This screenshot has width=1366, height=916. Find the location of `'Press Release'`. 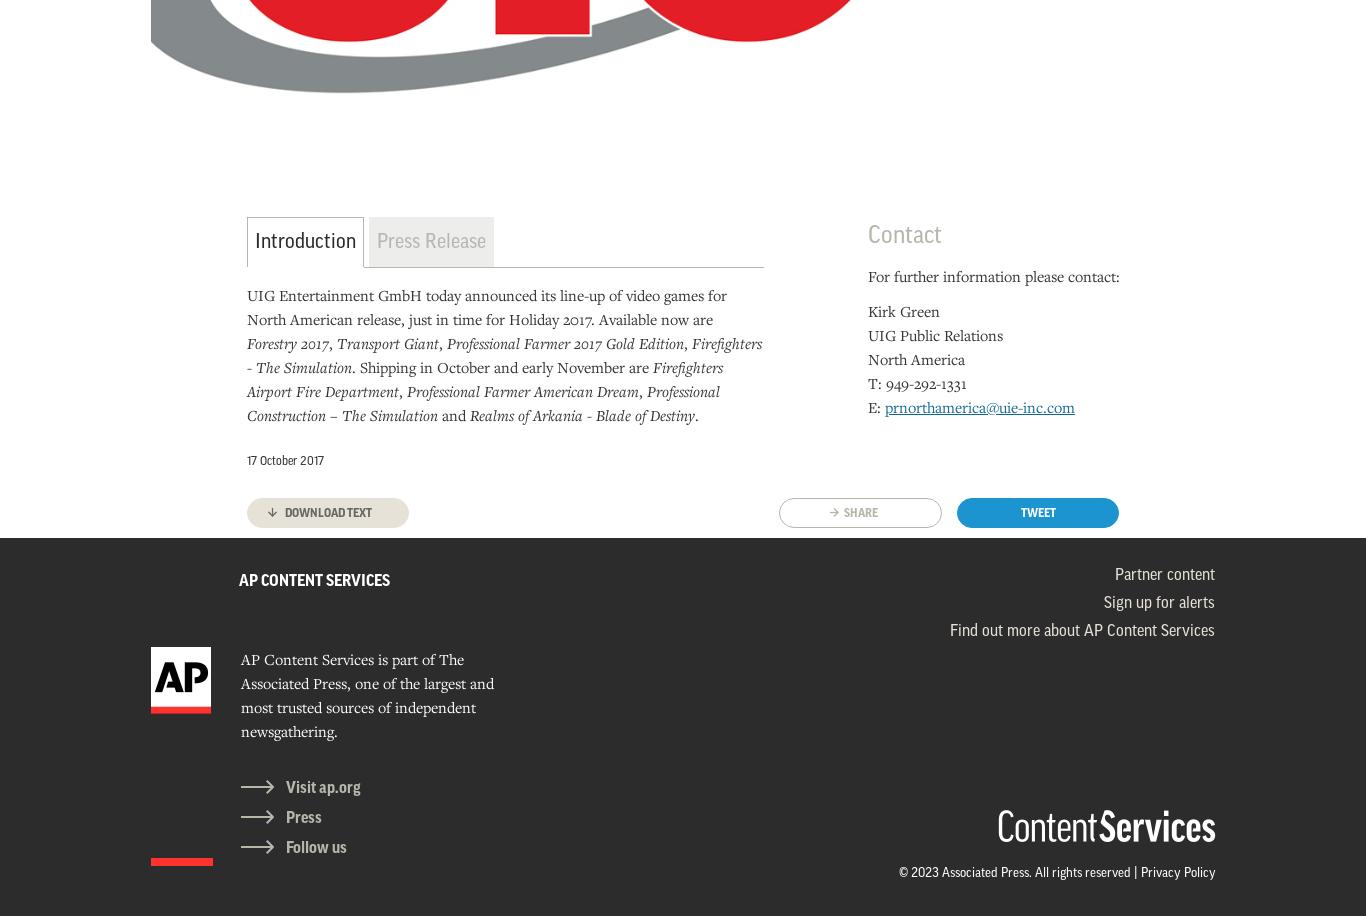

'Press Release' is located at coordinates (429, 242).